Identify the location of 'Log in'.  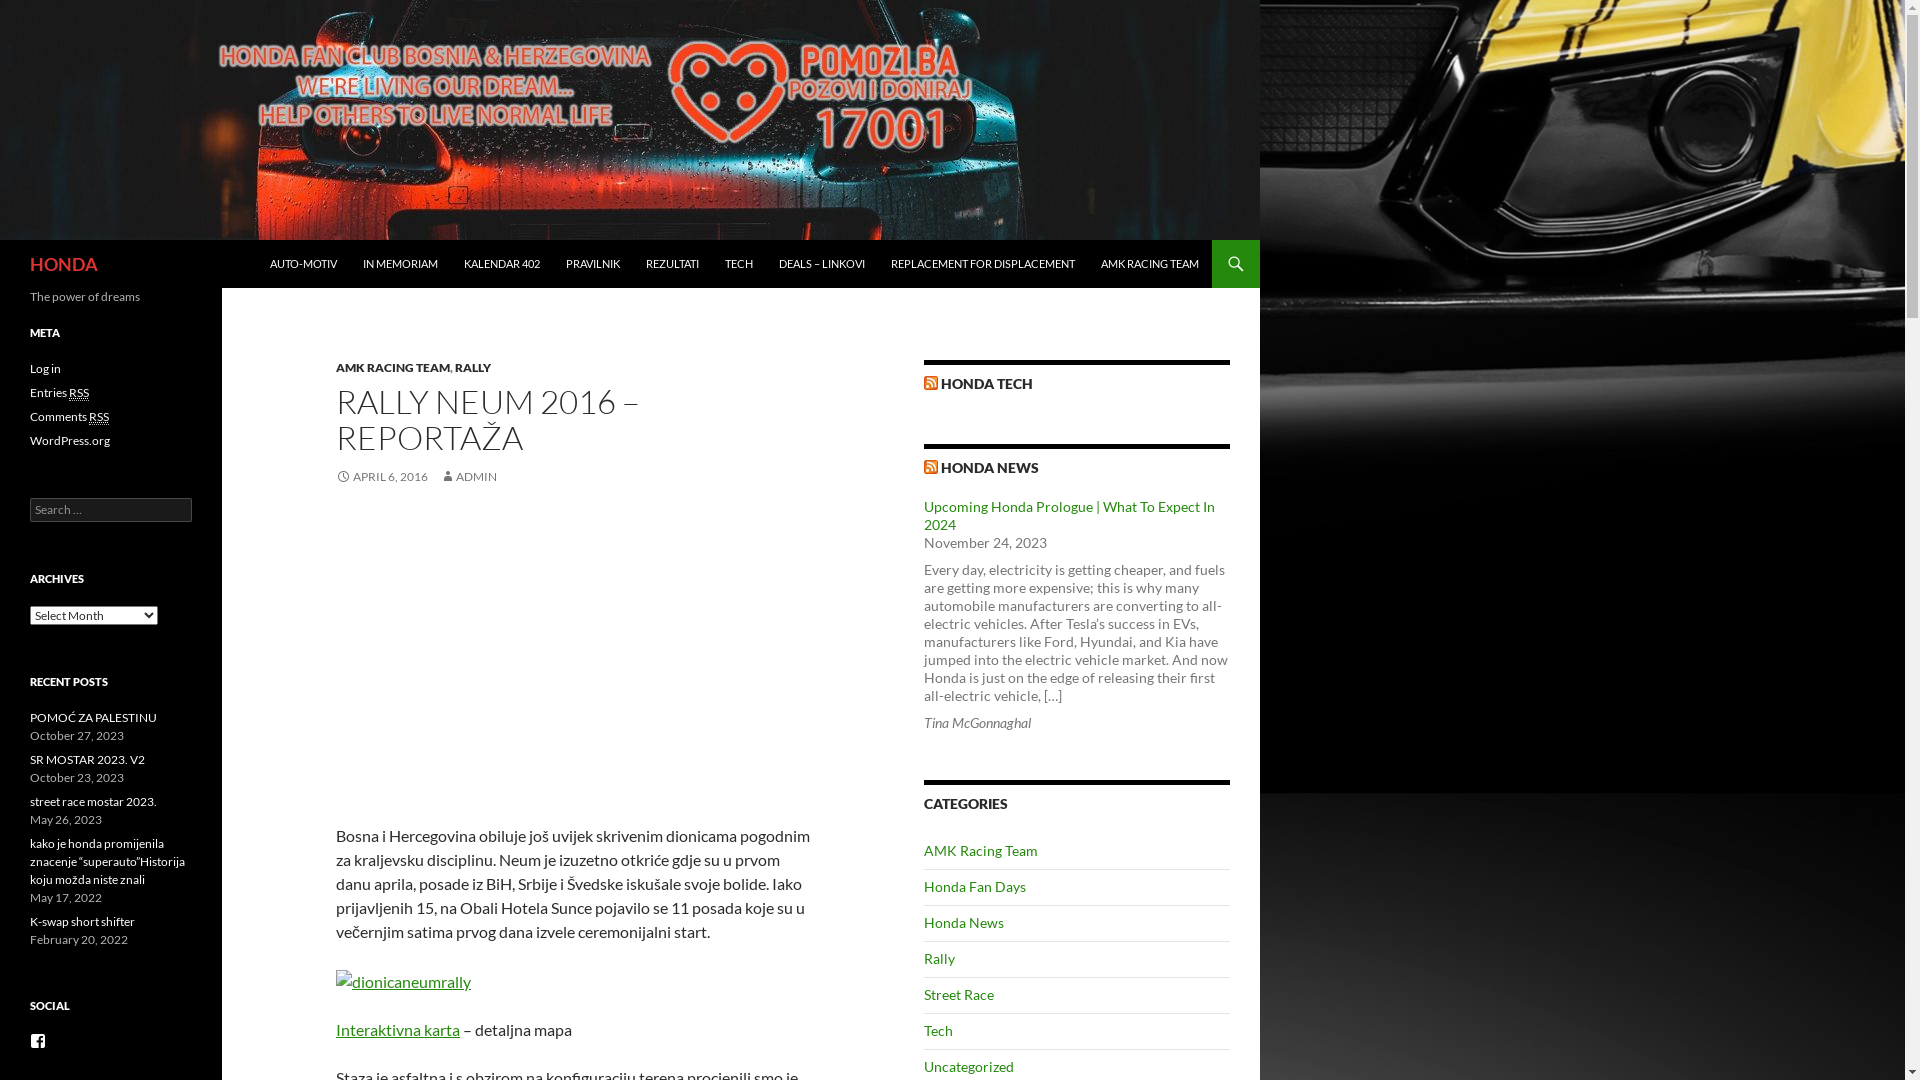
(29, 368).